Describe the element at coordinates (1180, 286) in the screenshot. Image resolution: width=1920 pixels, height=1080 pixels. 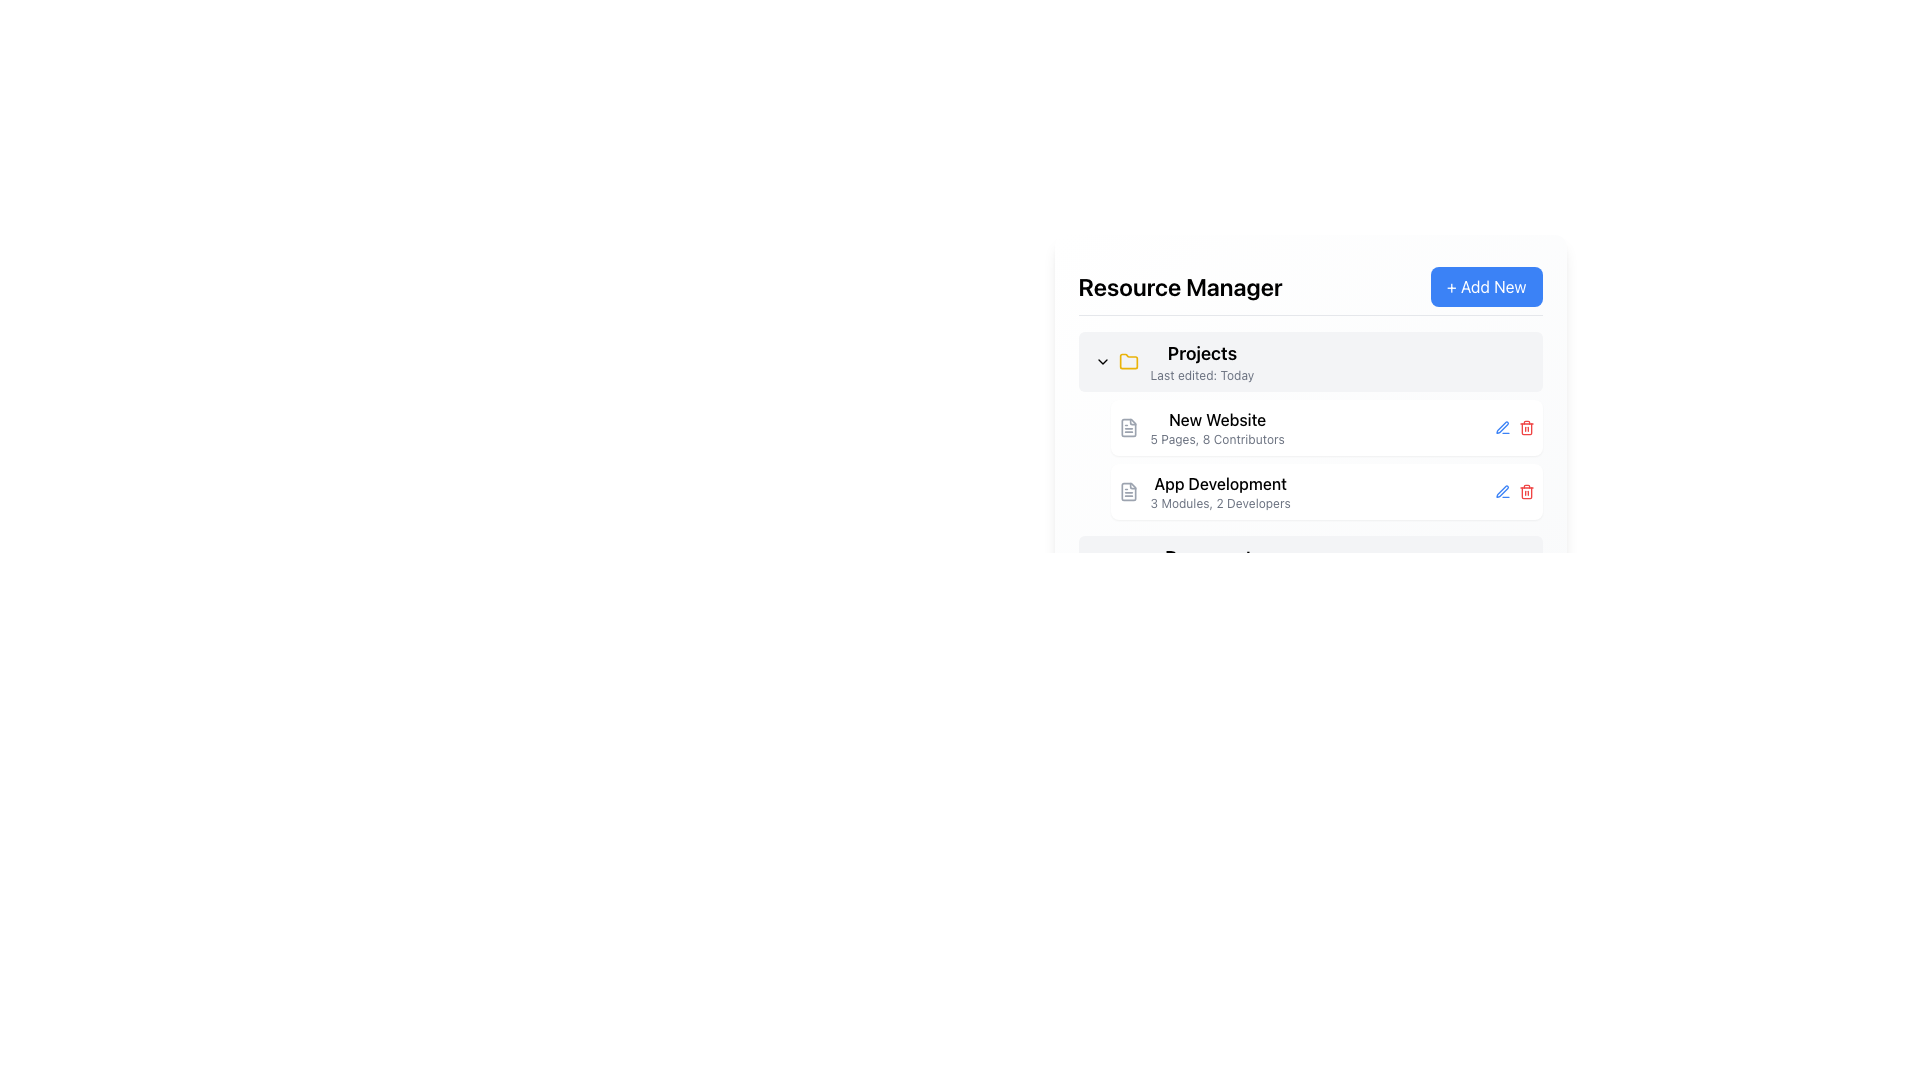
I see `the 'Resource Manager' text label which is styled in bold and large font, located at the upper-left section of the interface` at that location.